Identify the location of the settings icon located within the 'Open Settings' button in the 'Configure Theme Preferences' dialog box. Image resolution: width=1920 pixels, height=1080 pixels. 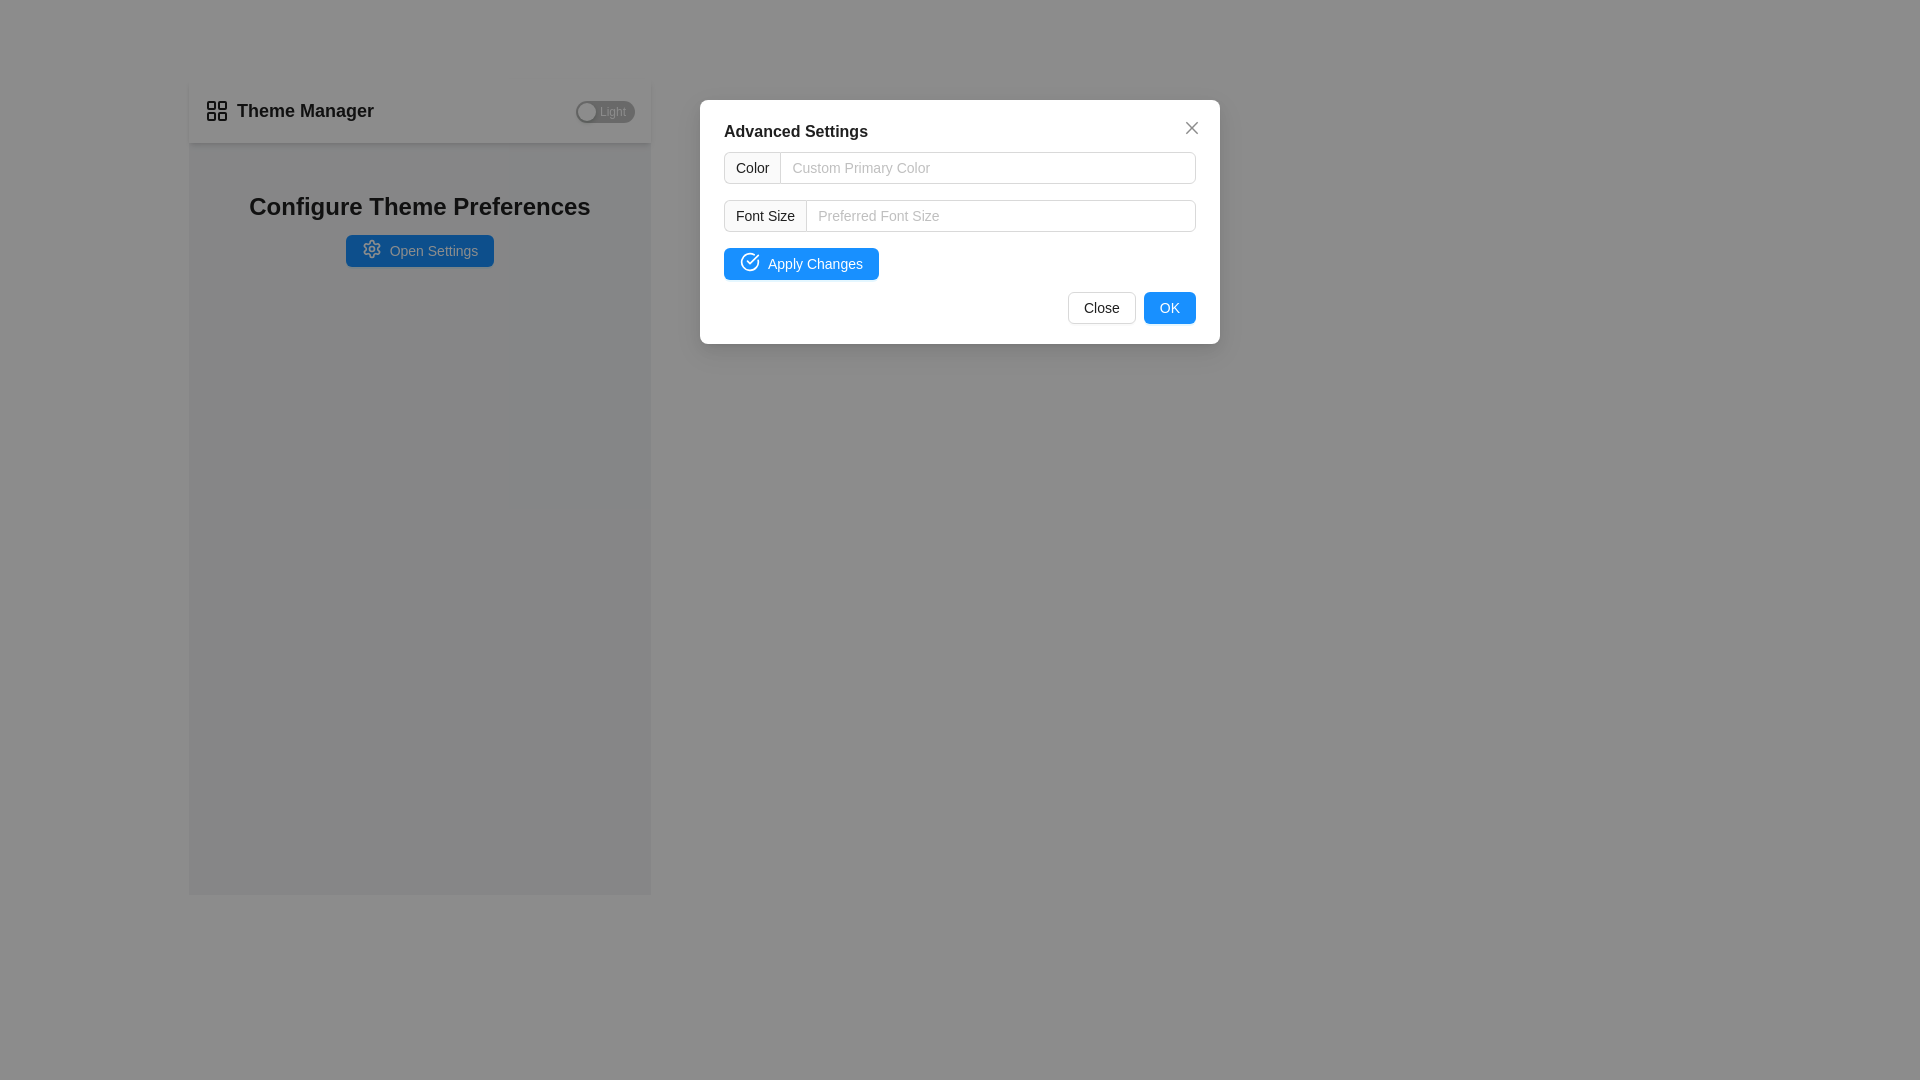
(371, 247).